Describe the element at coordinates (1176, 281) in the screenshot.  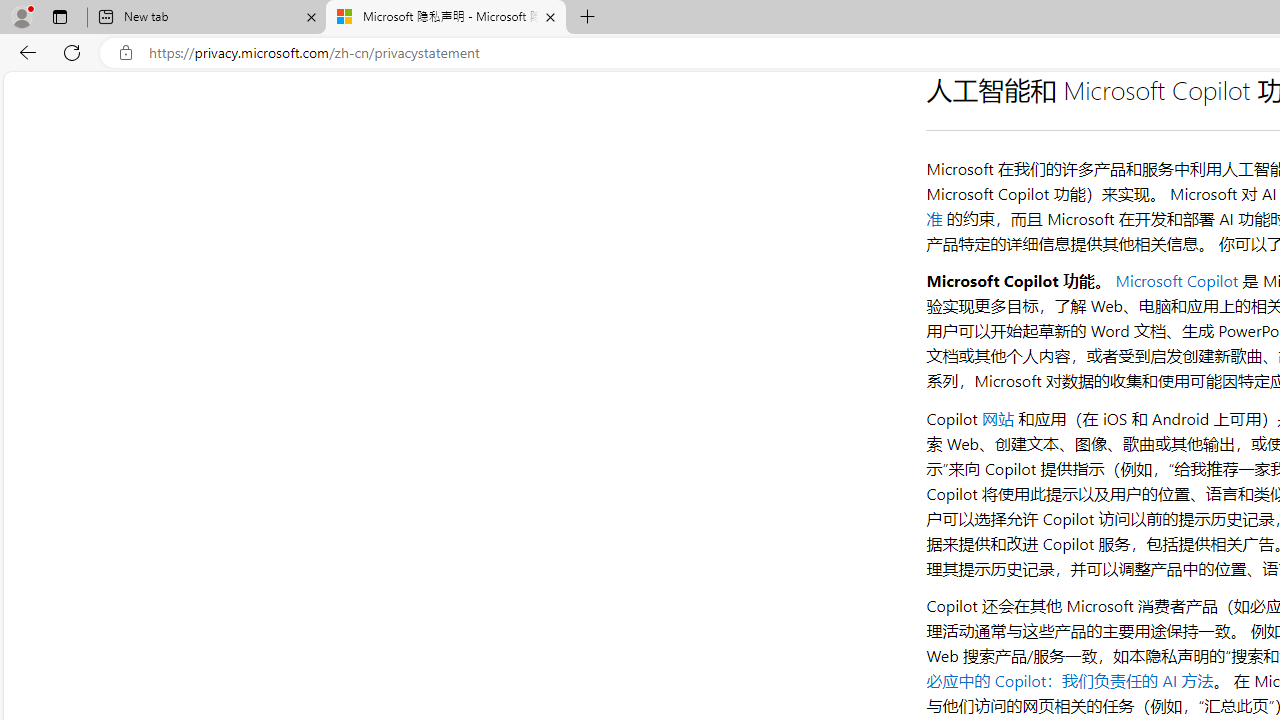
I see `'Microsoft Copilot'` at that location.